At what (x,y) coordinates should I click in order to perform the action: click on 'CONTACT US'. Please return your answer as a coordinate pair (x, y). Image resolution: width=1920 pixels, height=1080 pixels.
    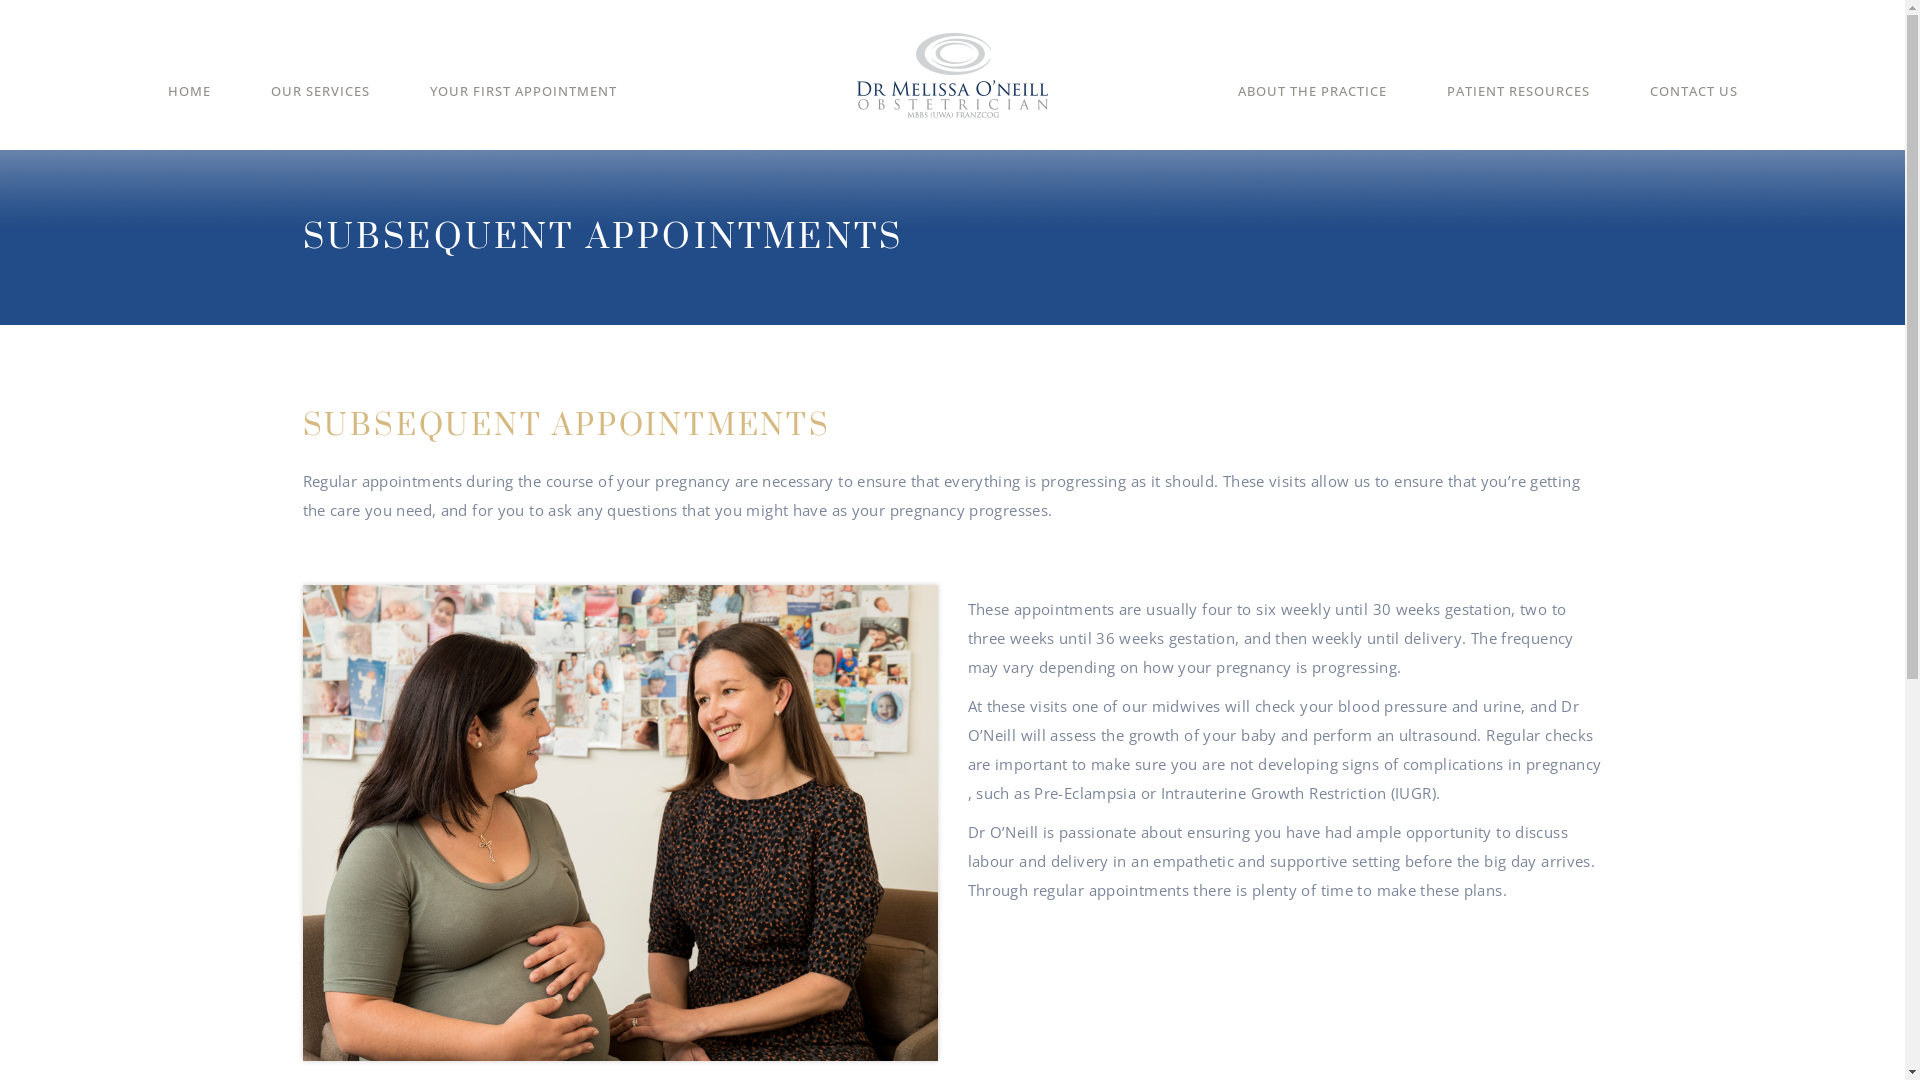
    Looking at the image, I should click on (1650, 105).